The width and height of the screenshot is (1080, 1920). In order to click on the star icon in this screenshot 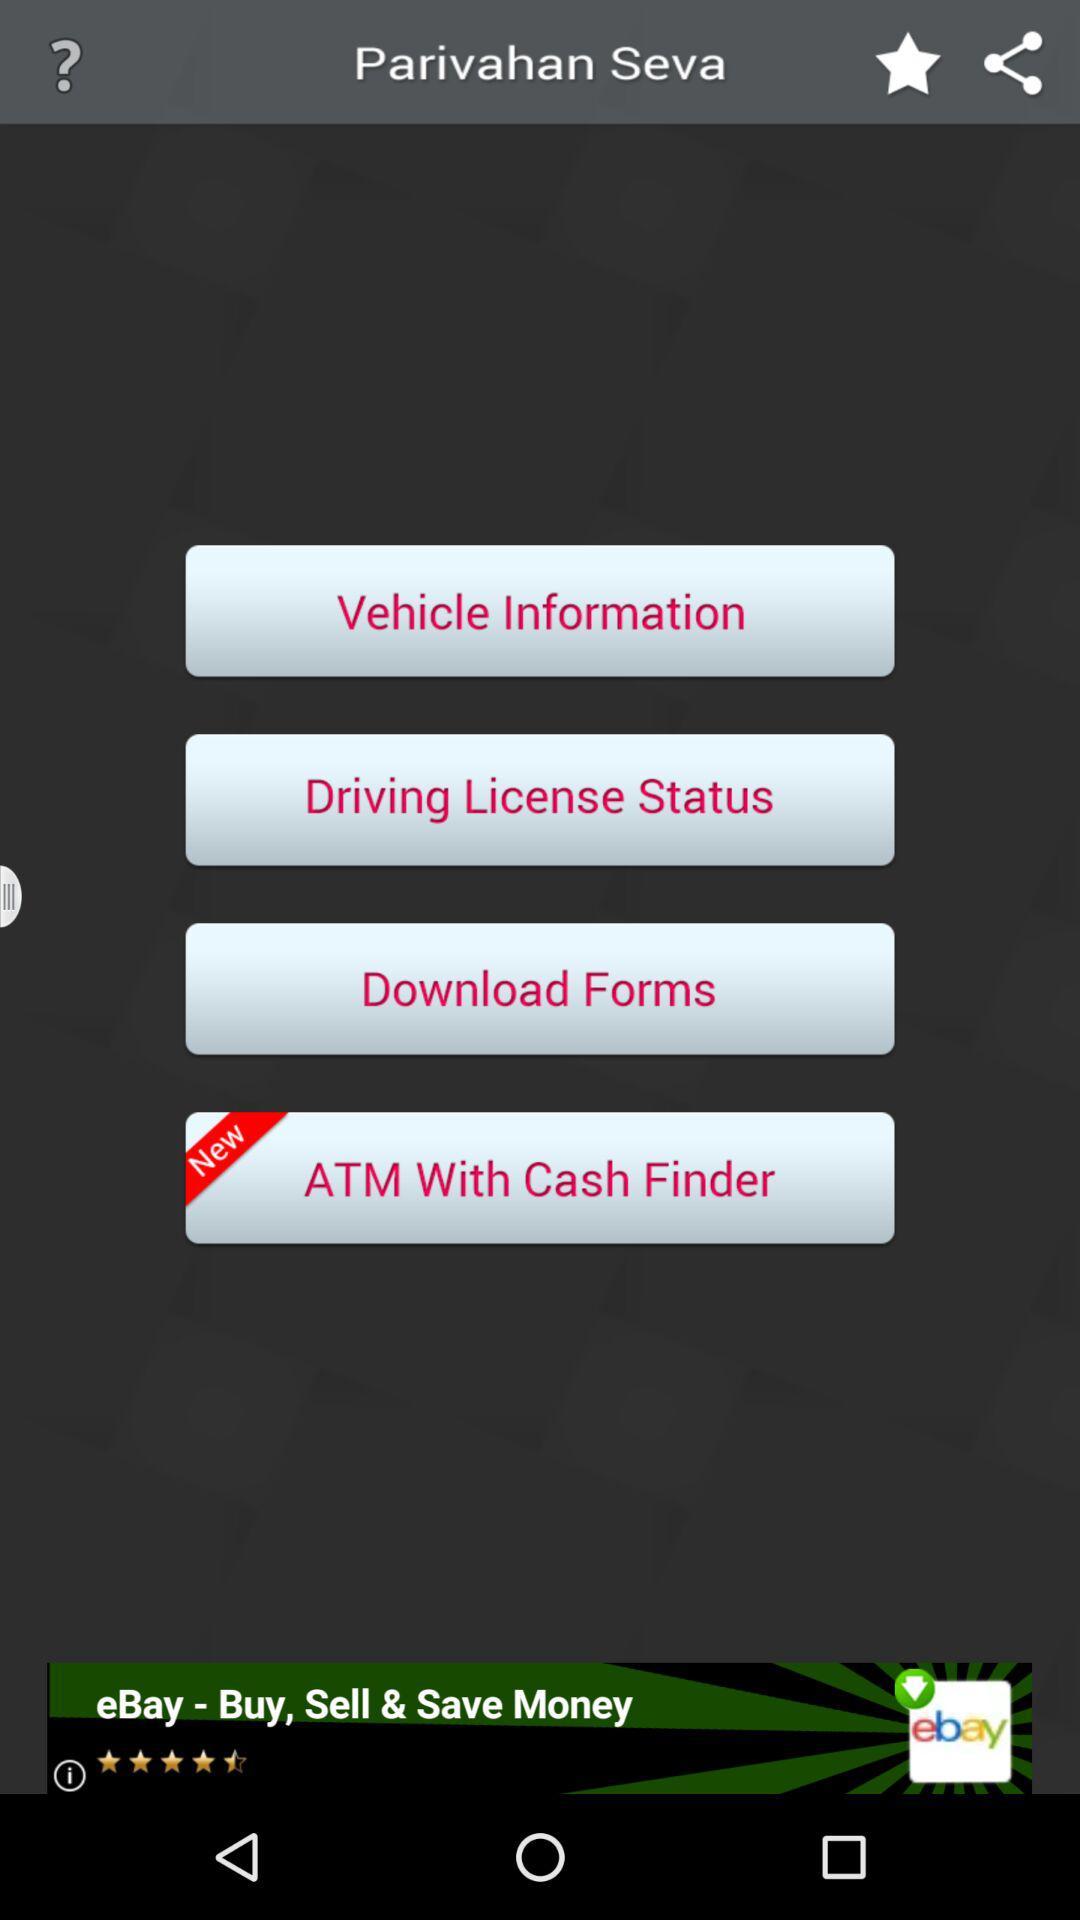, I will do `click(909, 70)`.